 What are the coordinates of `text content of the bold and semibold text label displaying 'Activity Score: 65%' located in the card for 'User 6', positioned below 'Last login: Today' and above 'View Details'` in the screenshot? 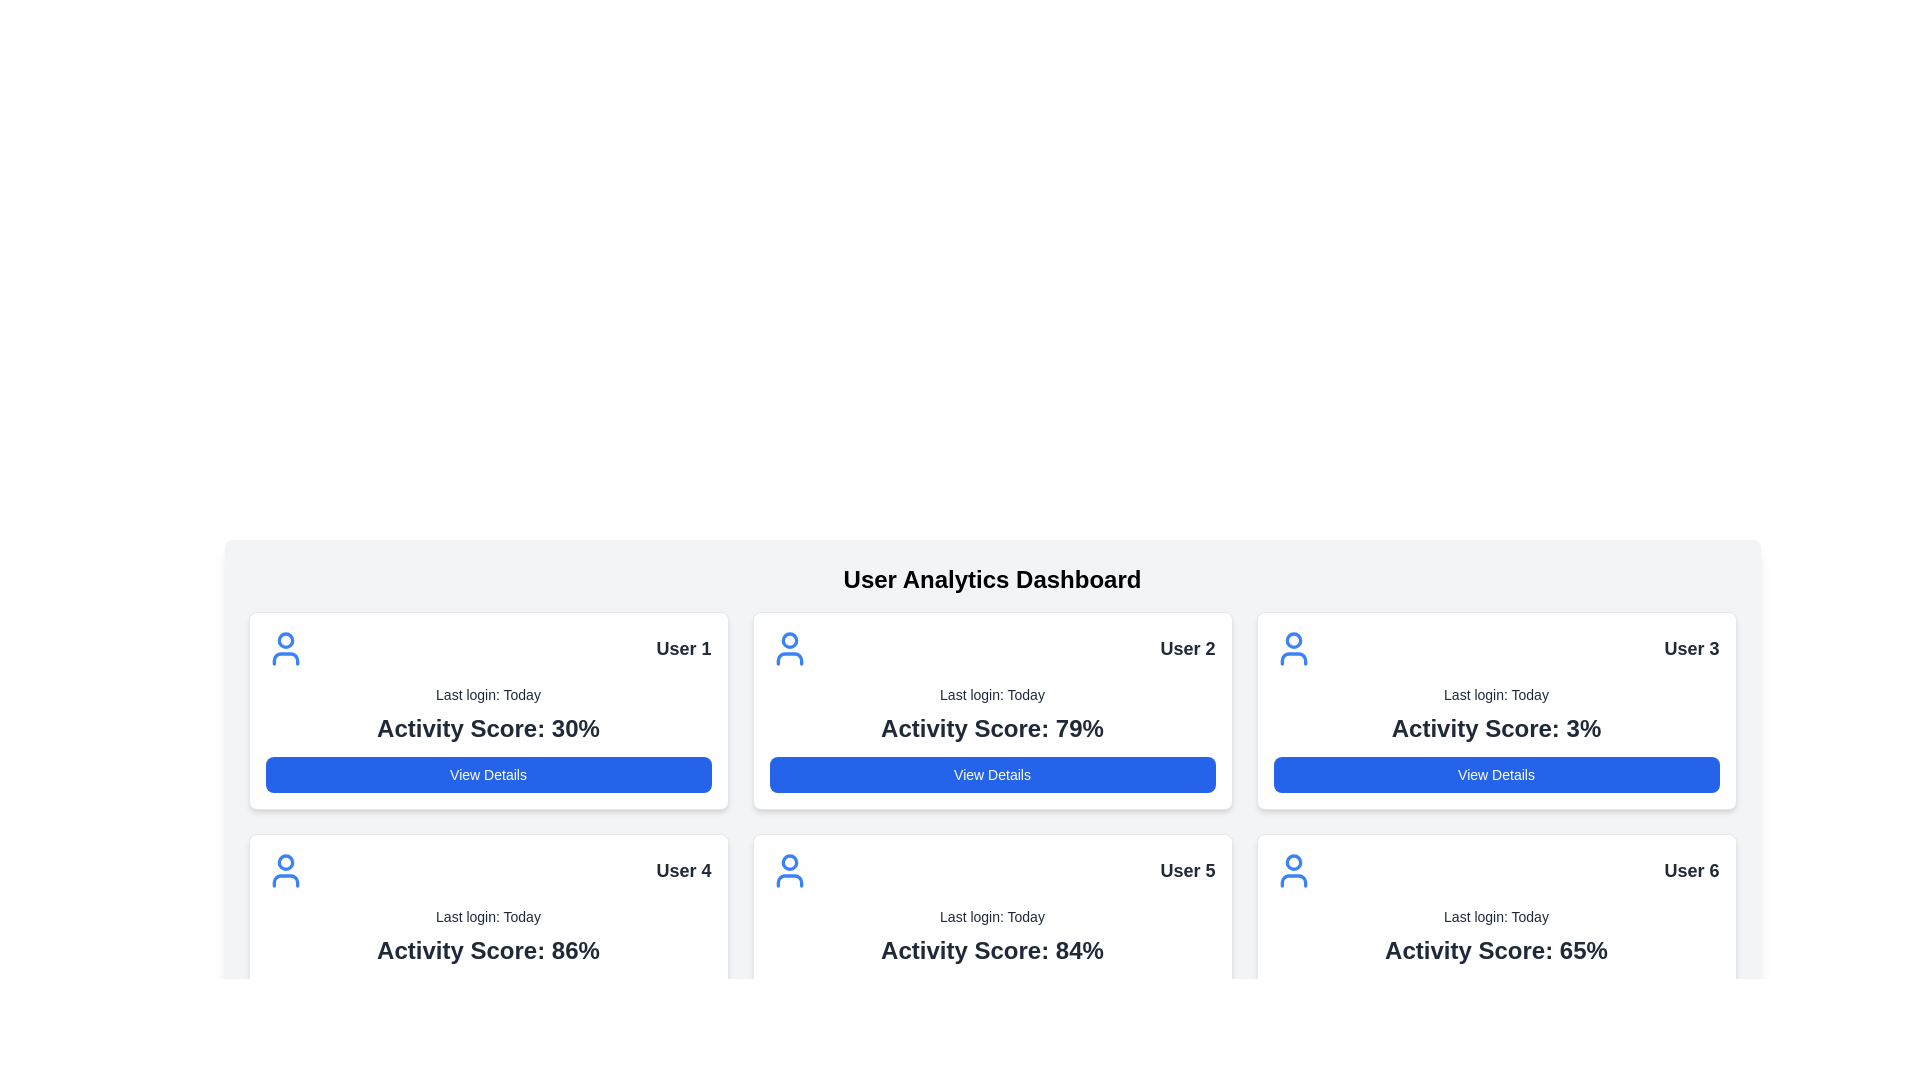 It's located at (1496, 950).